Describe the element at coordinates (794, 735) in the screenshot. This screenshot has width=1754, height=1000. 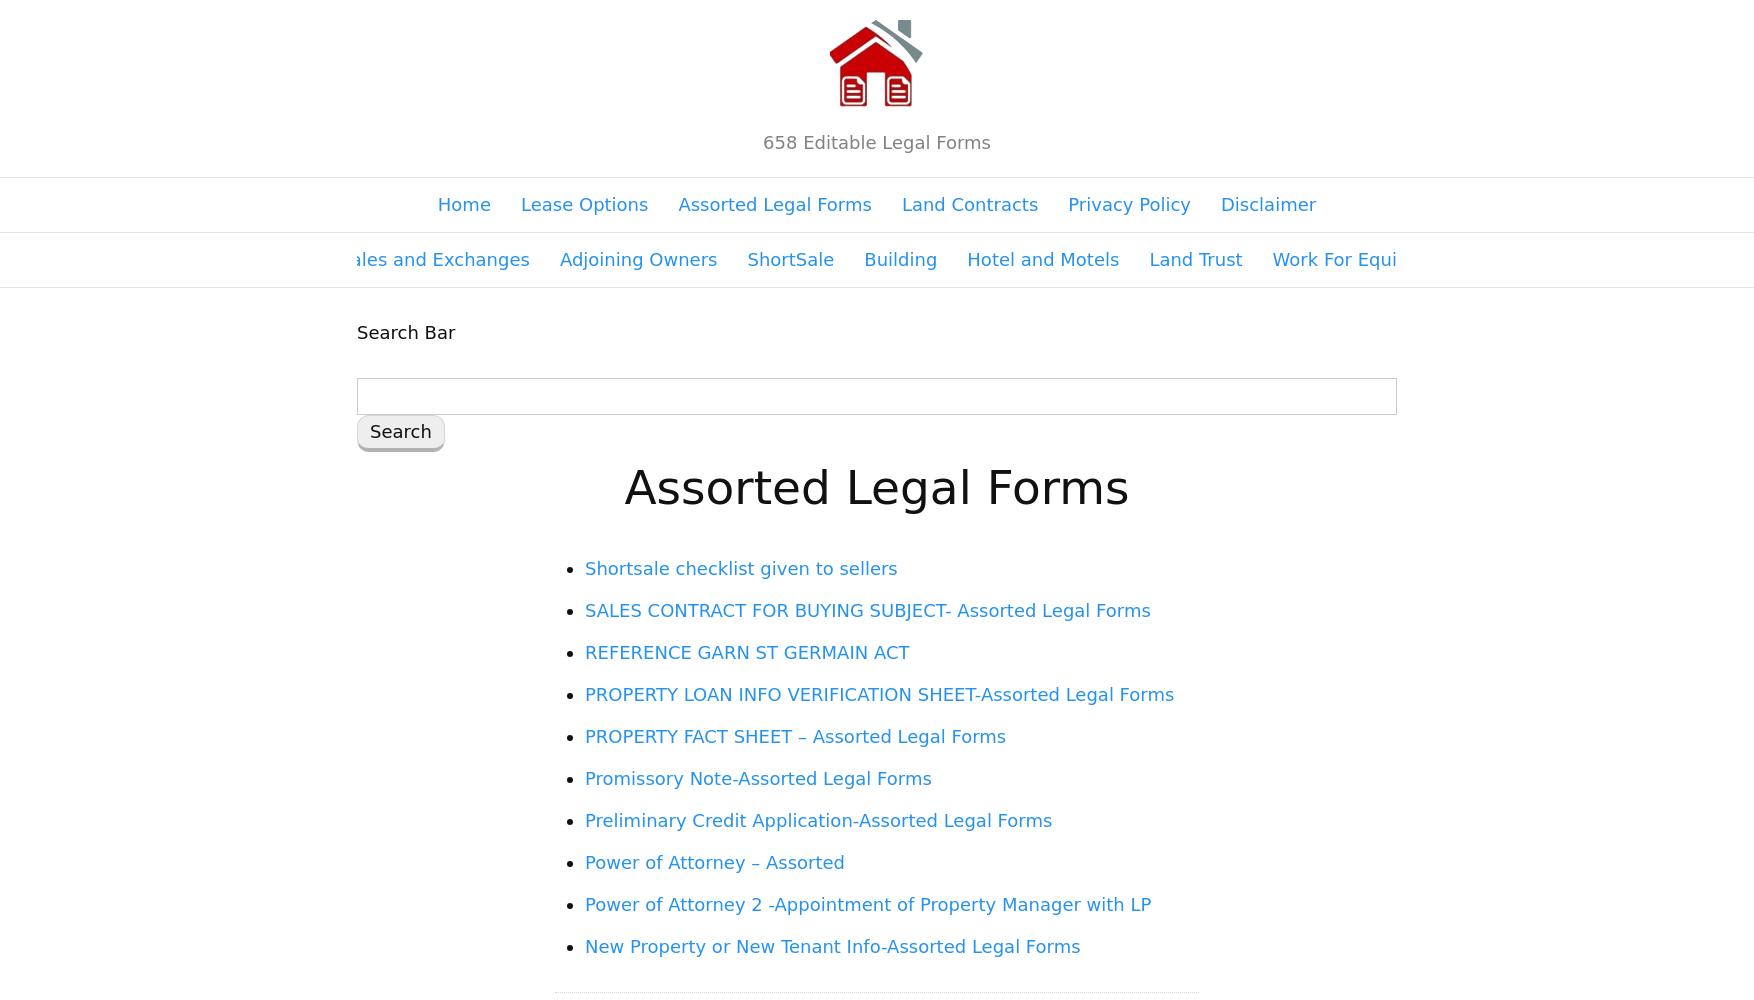
I see `'PROPERTY FACT SHEET – Assorted Legal Forms'` at that location.